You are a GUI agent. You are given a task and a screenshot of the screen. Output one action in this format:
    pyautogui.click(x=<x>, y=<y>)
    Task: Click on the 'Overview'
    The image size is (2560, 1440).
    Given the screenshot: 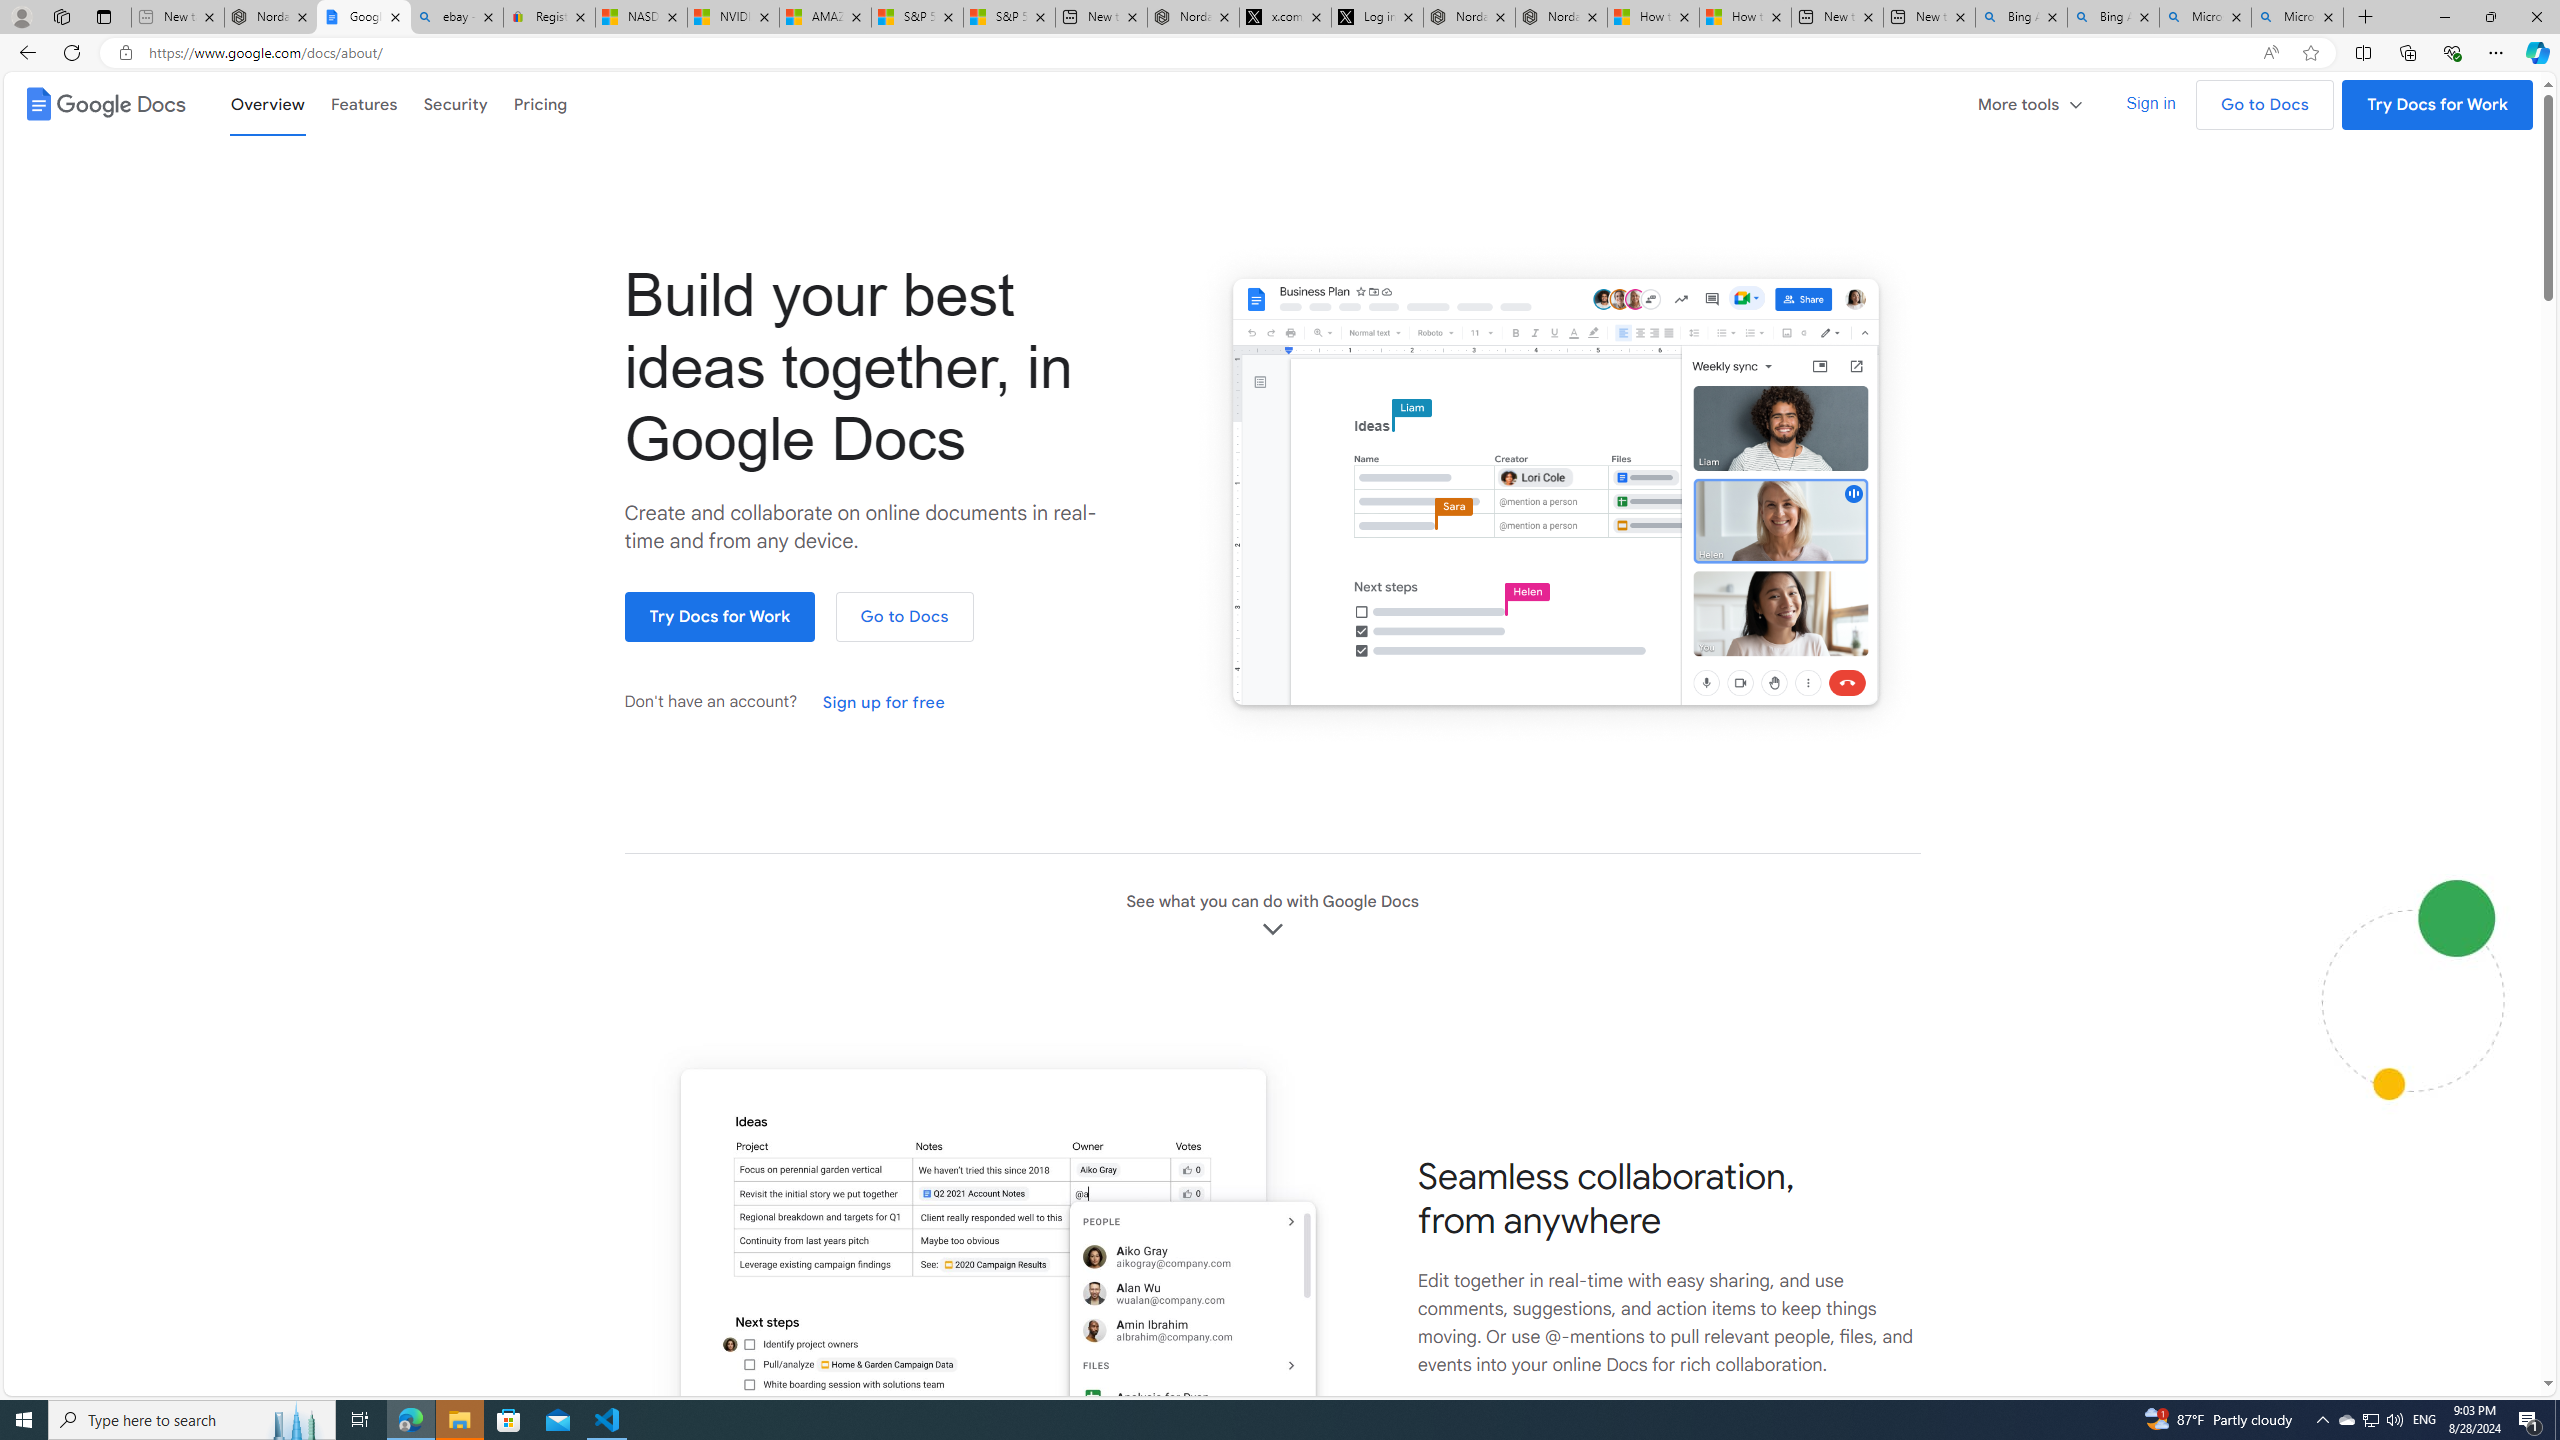 What is the action you would take?
    pyautogui.click(x=266, y=103)
    